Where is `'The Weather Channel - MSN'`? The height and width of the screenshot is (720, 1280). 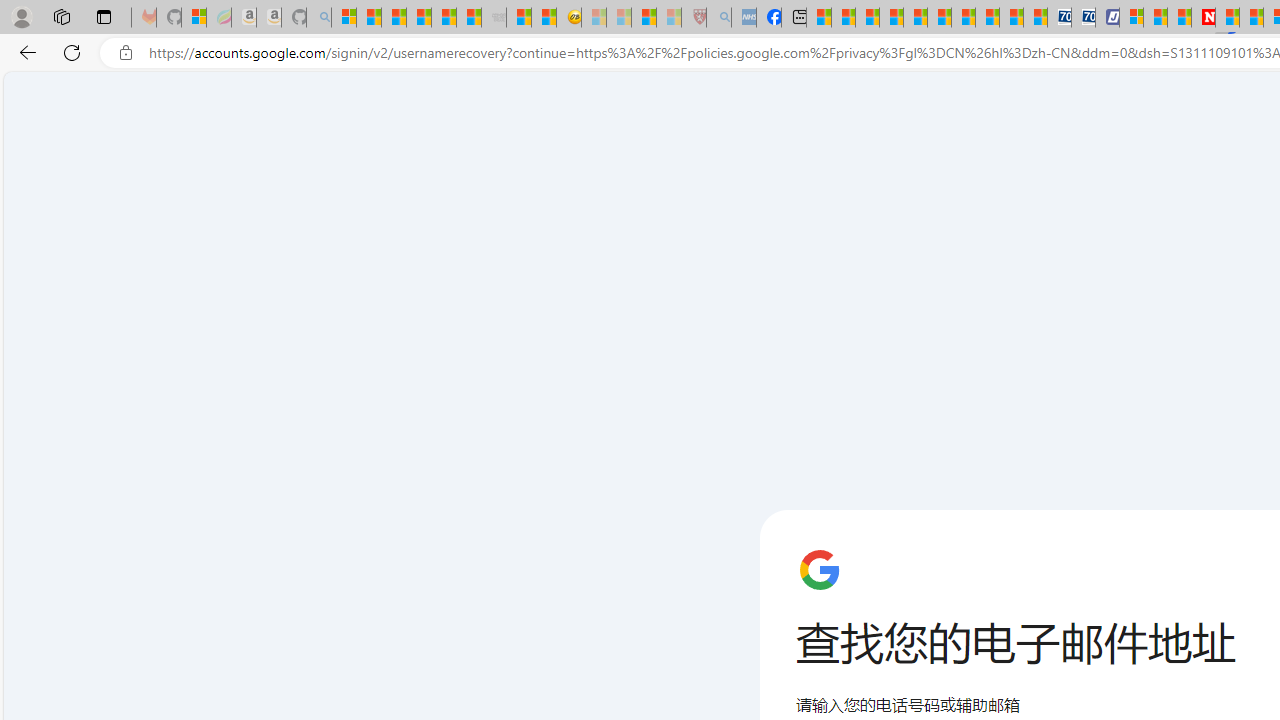
'The Weather Channel - MSN' is located at coordinates (393, 17).